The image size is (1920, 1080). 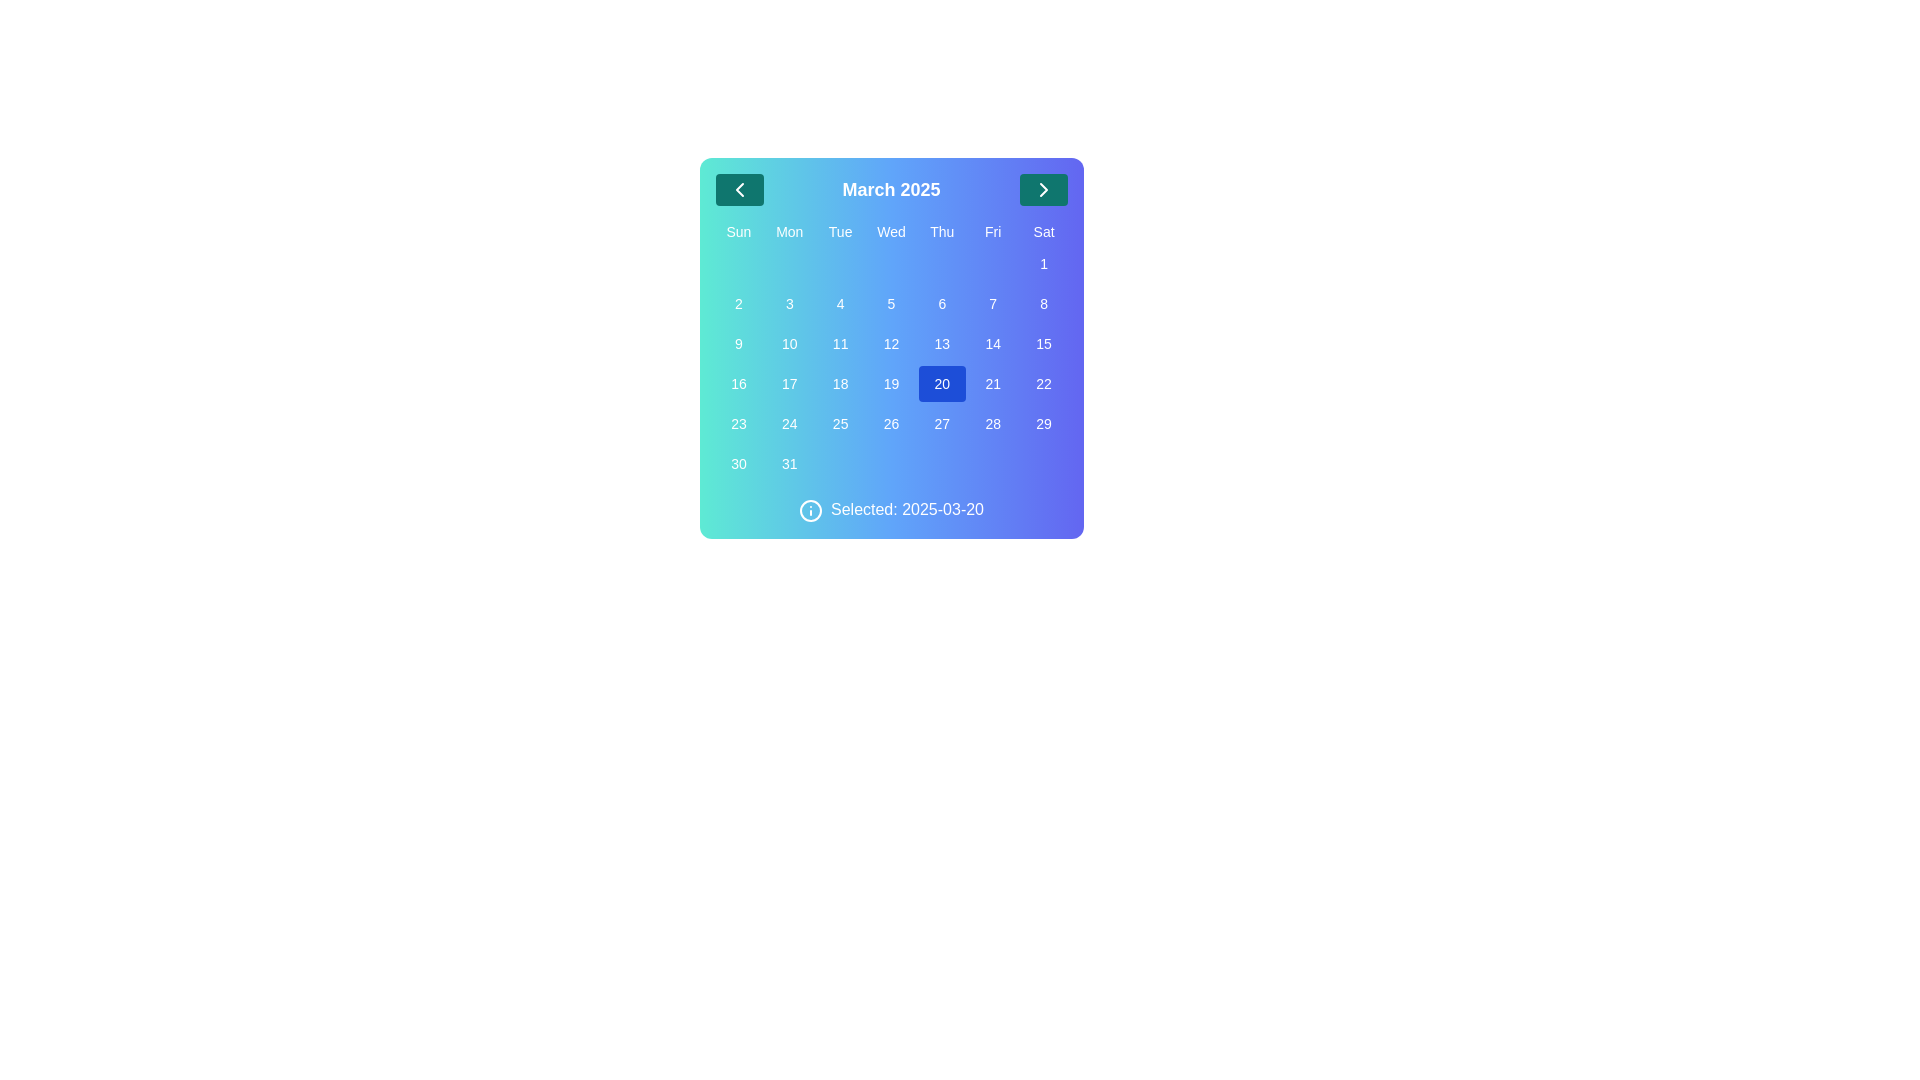 What do you see at coordinates (890, 342) in the screenshot?
I see `the button displaying the numerical value '12' in white text with a blue background, located in the fifth entry of the fourth row of the calendar grid` at bounding box center [890, 342].